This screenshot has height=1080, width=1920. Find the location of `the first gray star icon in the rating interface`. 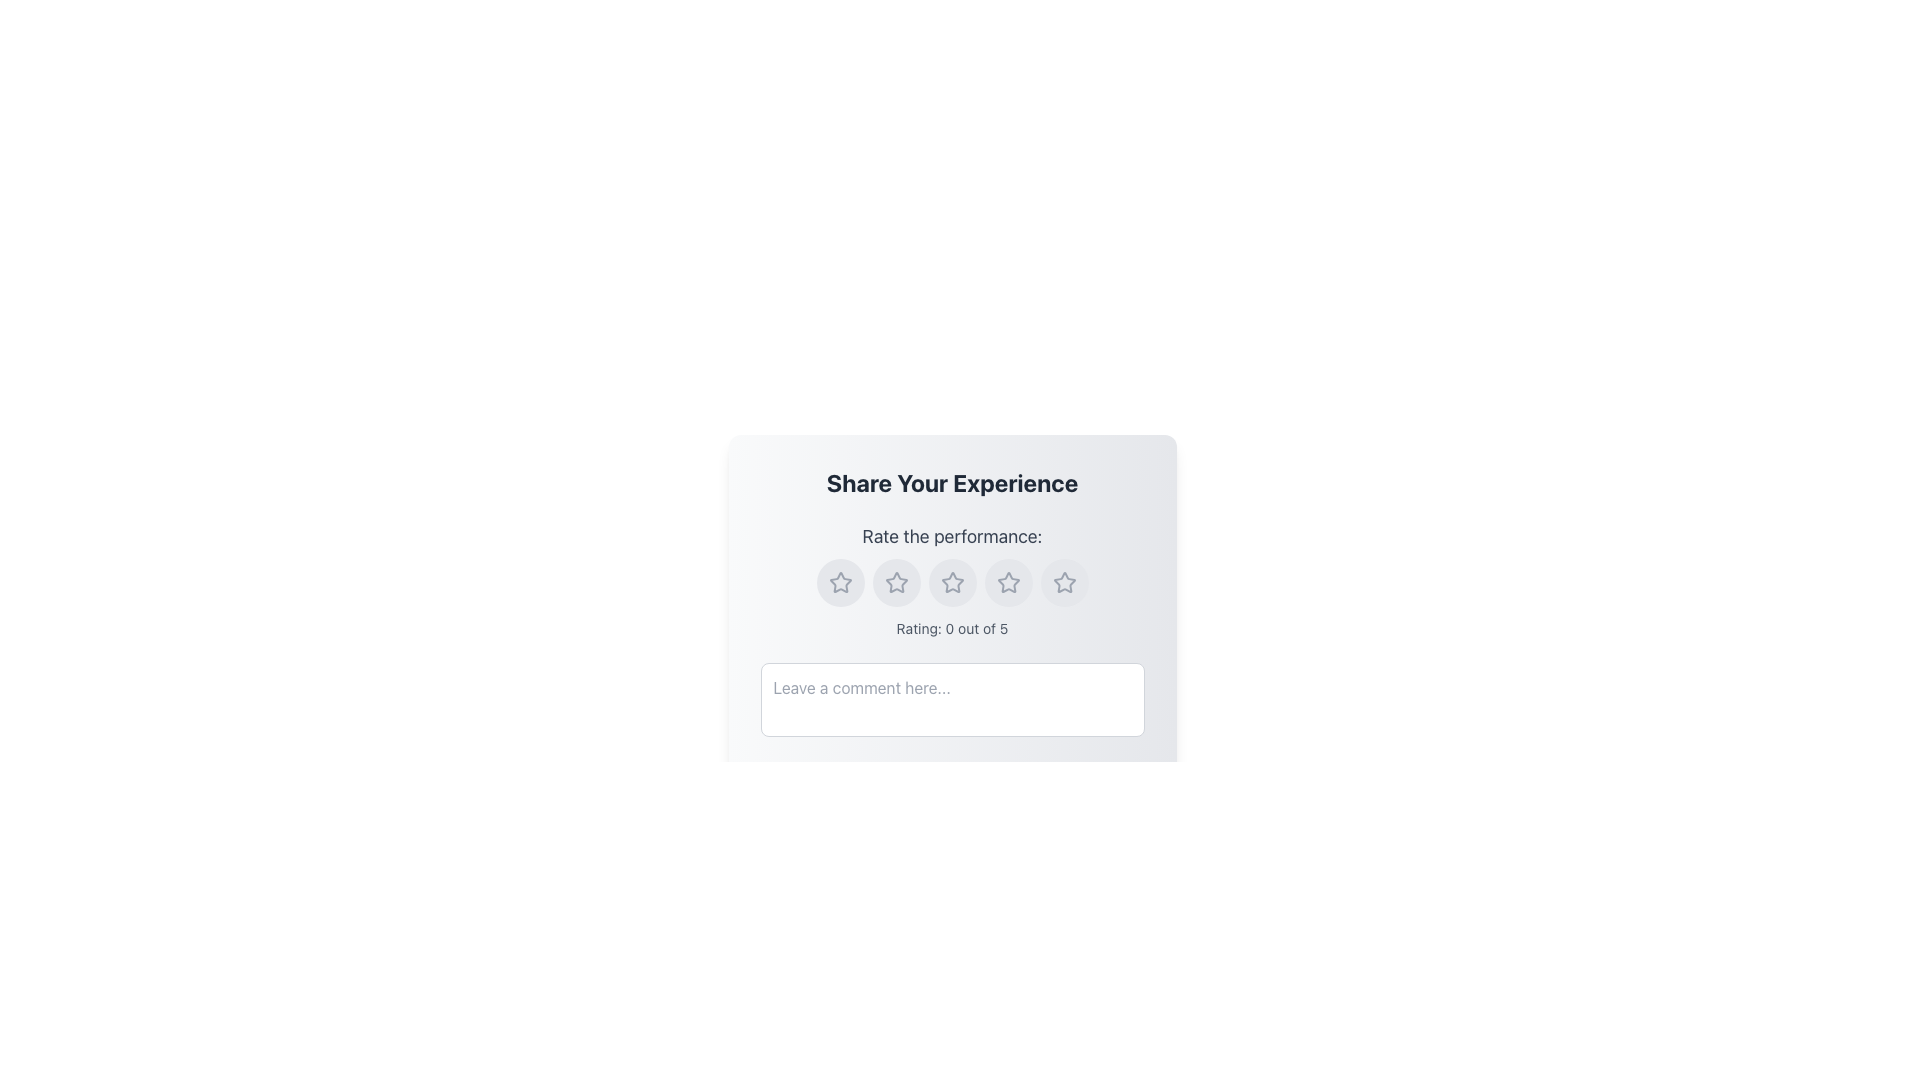

the first gray star icon in the rating interface is located at coordinates (840, 582).